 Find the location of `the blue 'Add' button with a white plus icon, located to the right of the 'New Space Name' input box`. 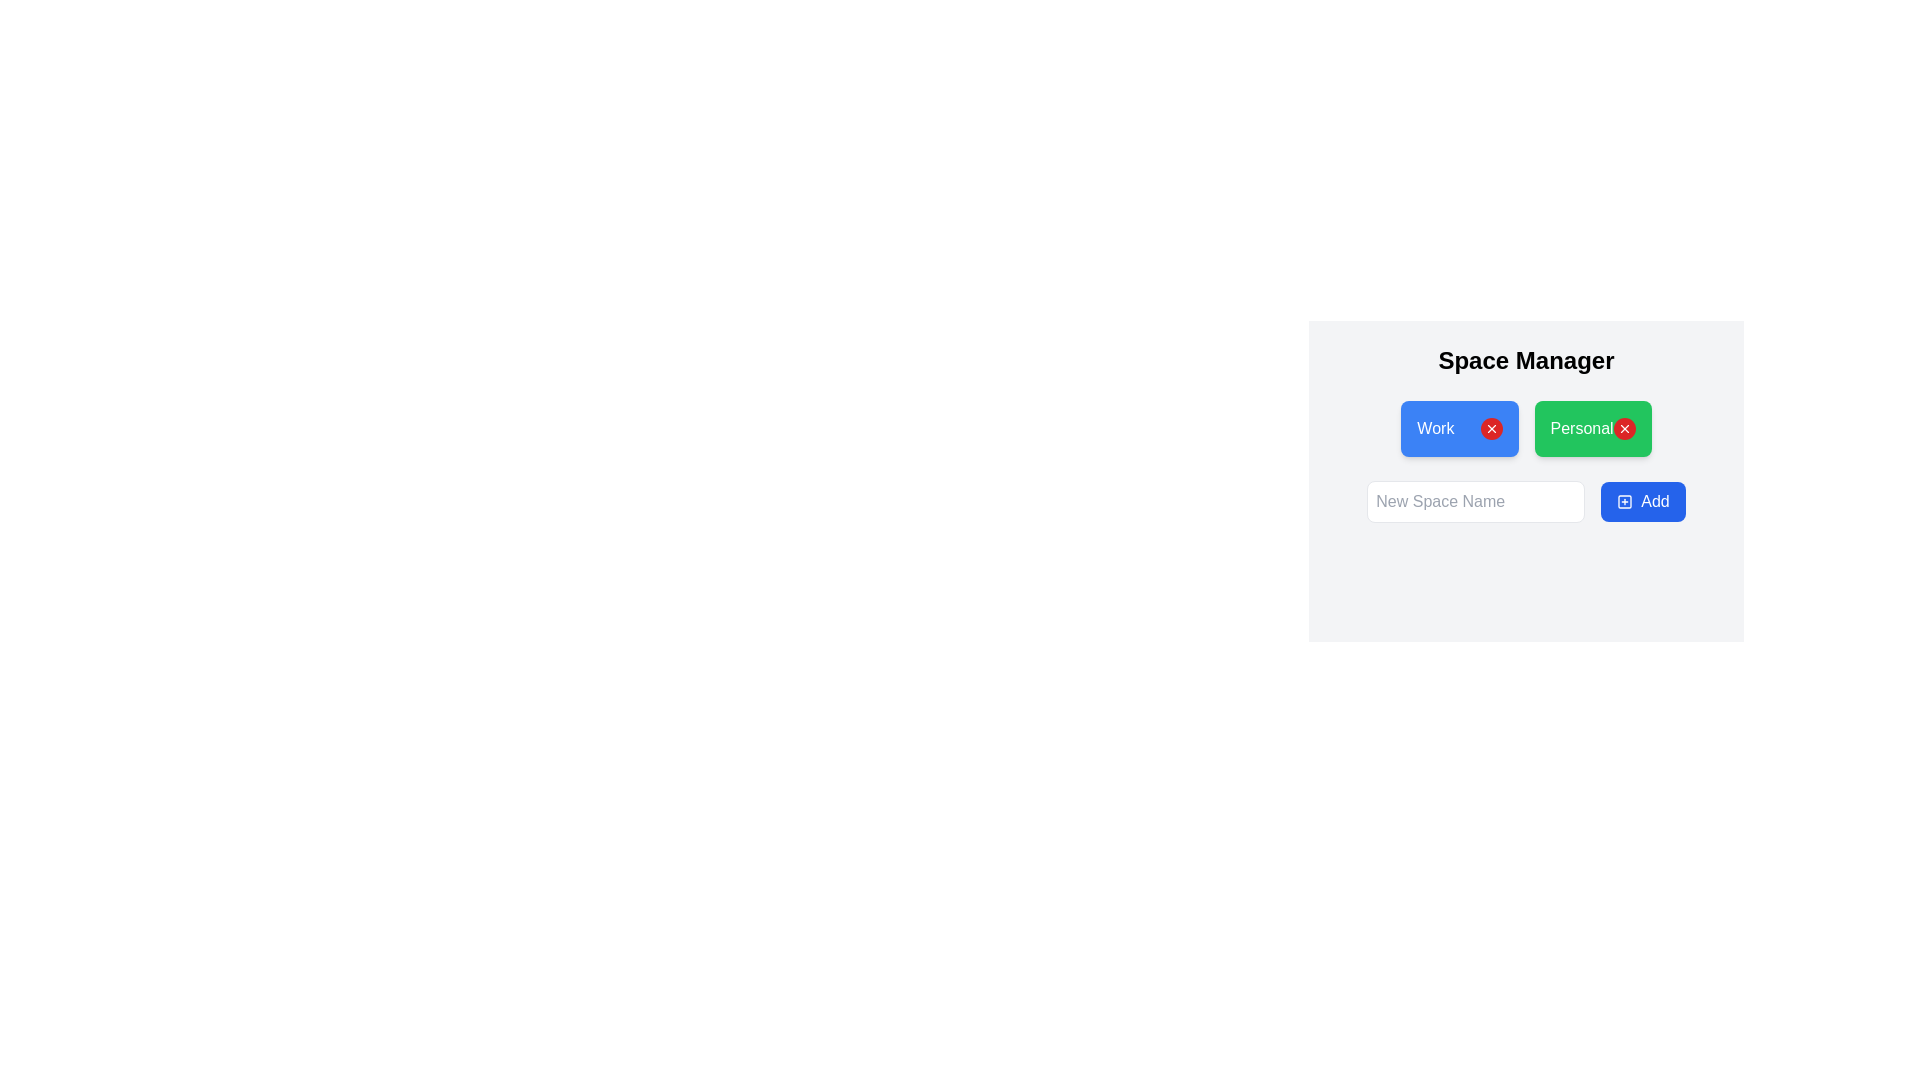

the blue 'Add' button with a white plus icon, located to the right of the 'New Space Name' input box is located at coordinates (1643, 500).